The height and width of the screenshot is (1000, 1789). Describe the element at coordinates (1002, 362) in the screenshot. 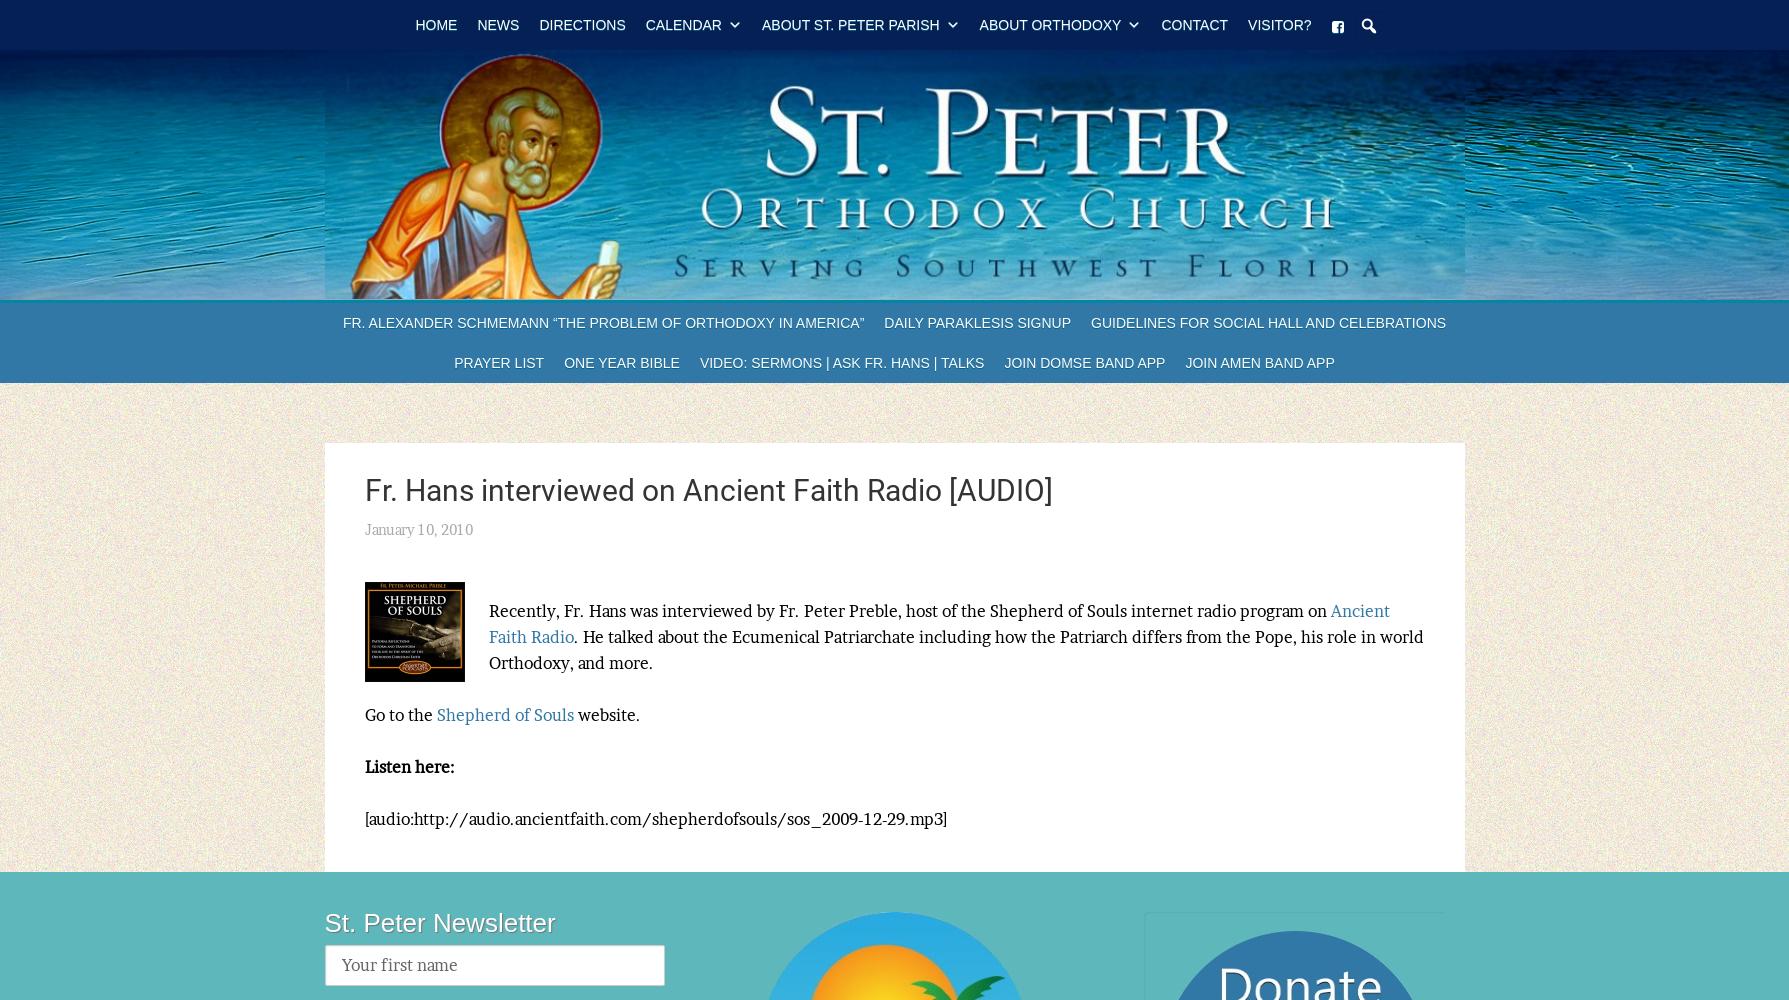

I see `'Join DOMSE Band App'` at that location.